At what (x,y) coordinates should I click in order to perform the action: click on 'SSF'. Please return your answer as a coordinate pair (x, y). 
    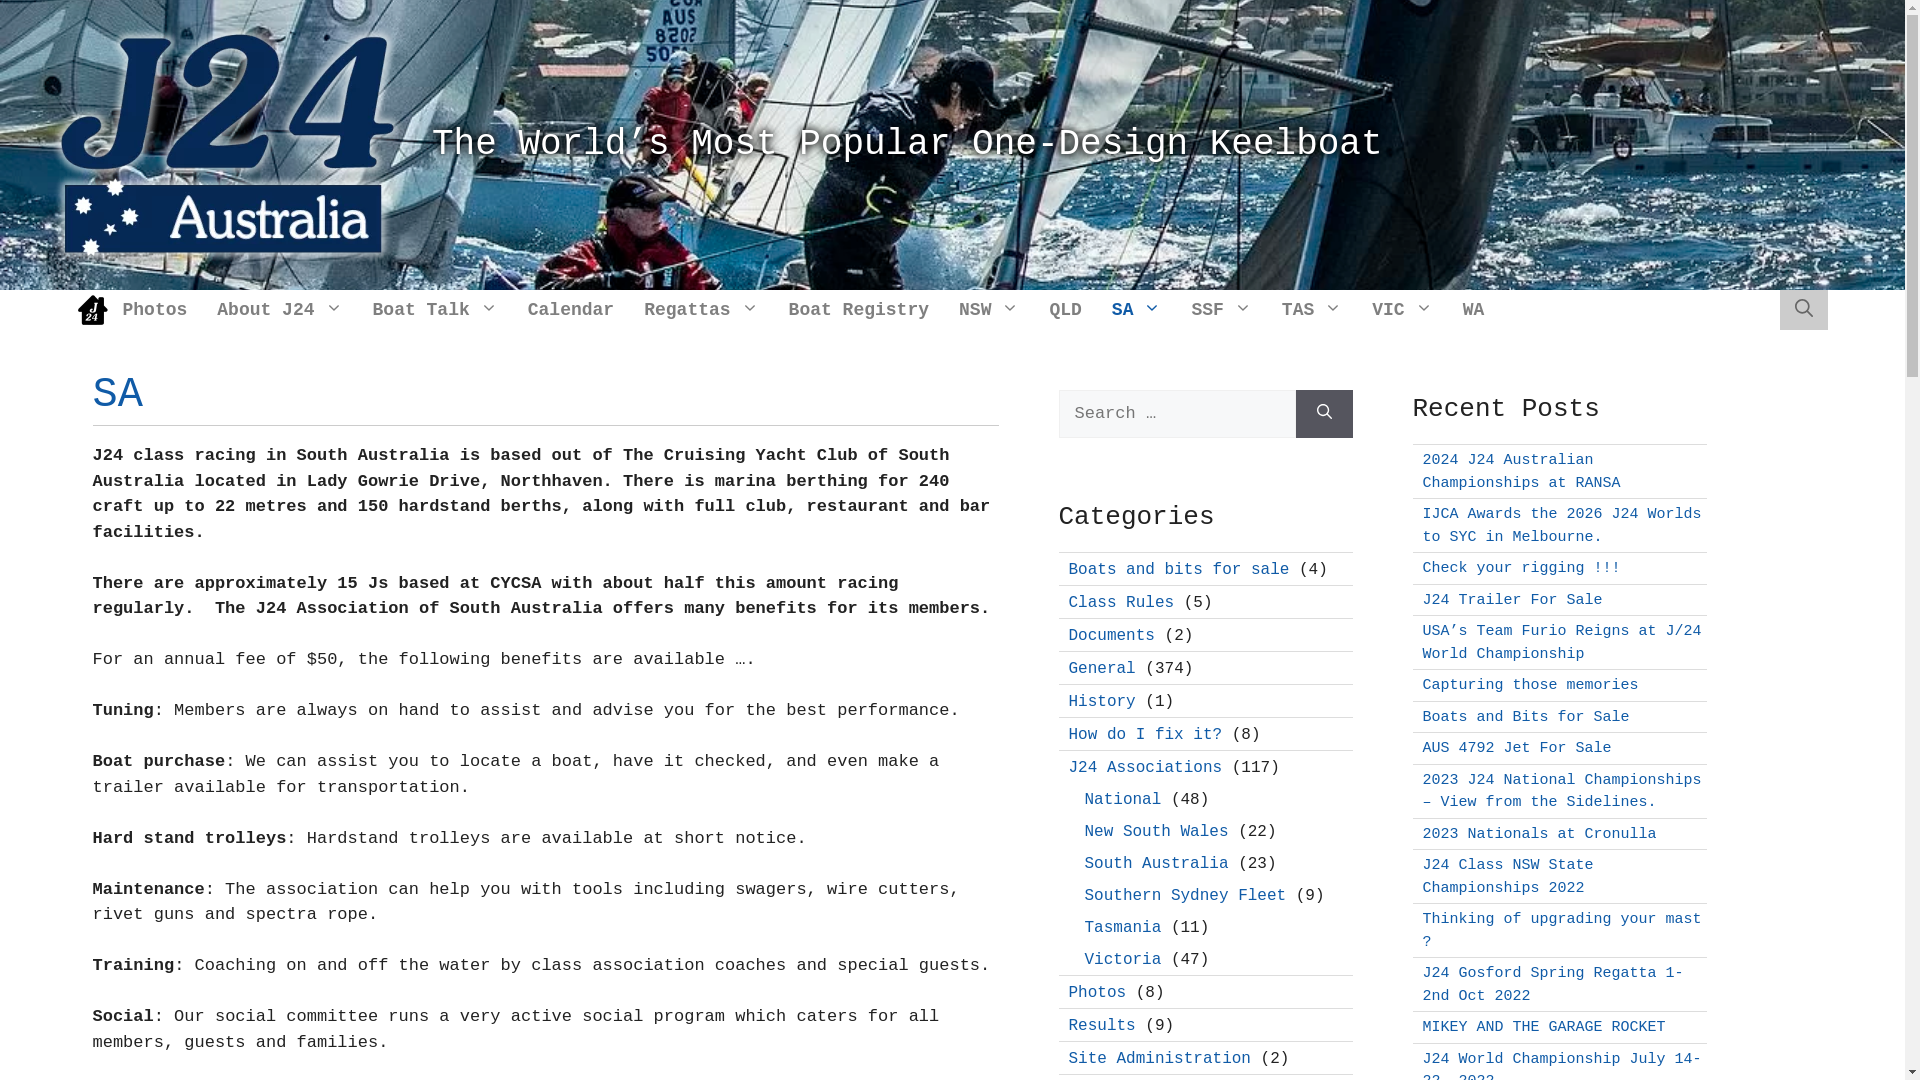
    Looking at the image, I should click on (1219, 309).